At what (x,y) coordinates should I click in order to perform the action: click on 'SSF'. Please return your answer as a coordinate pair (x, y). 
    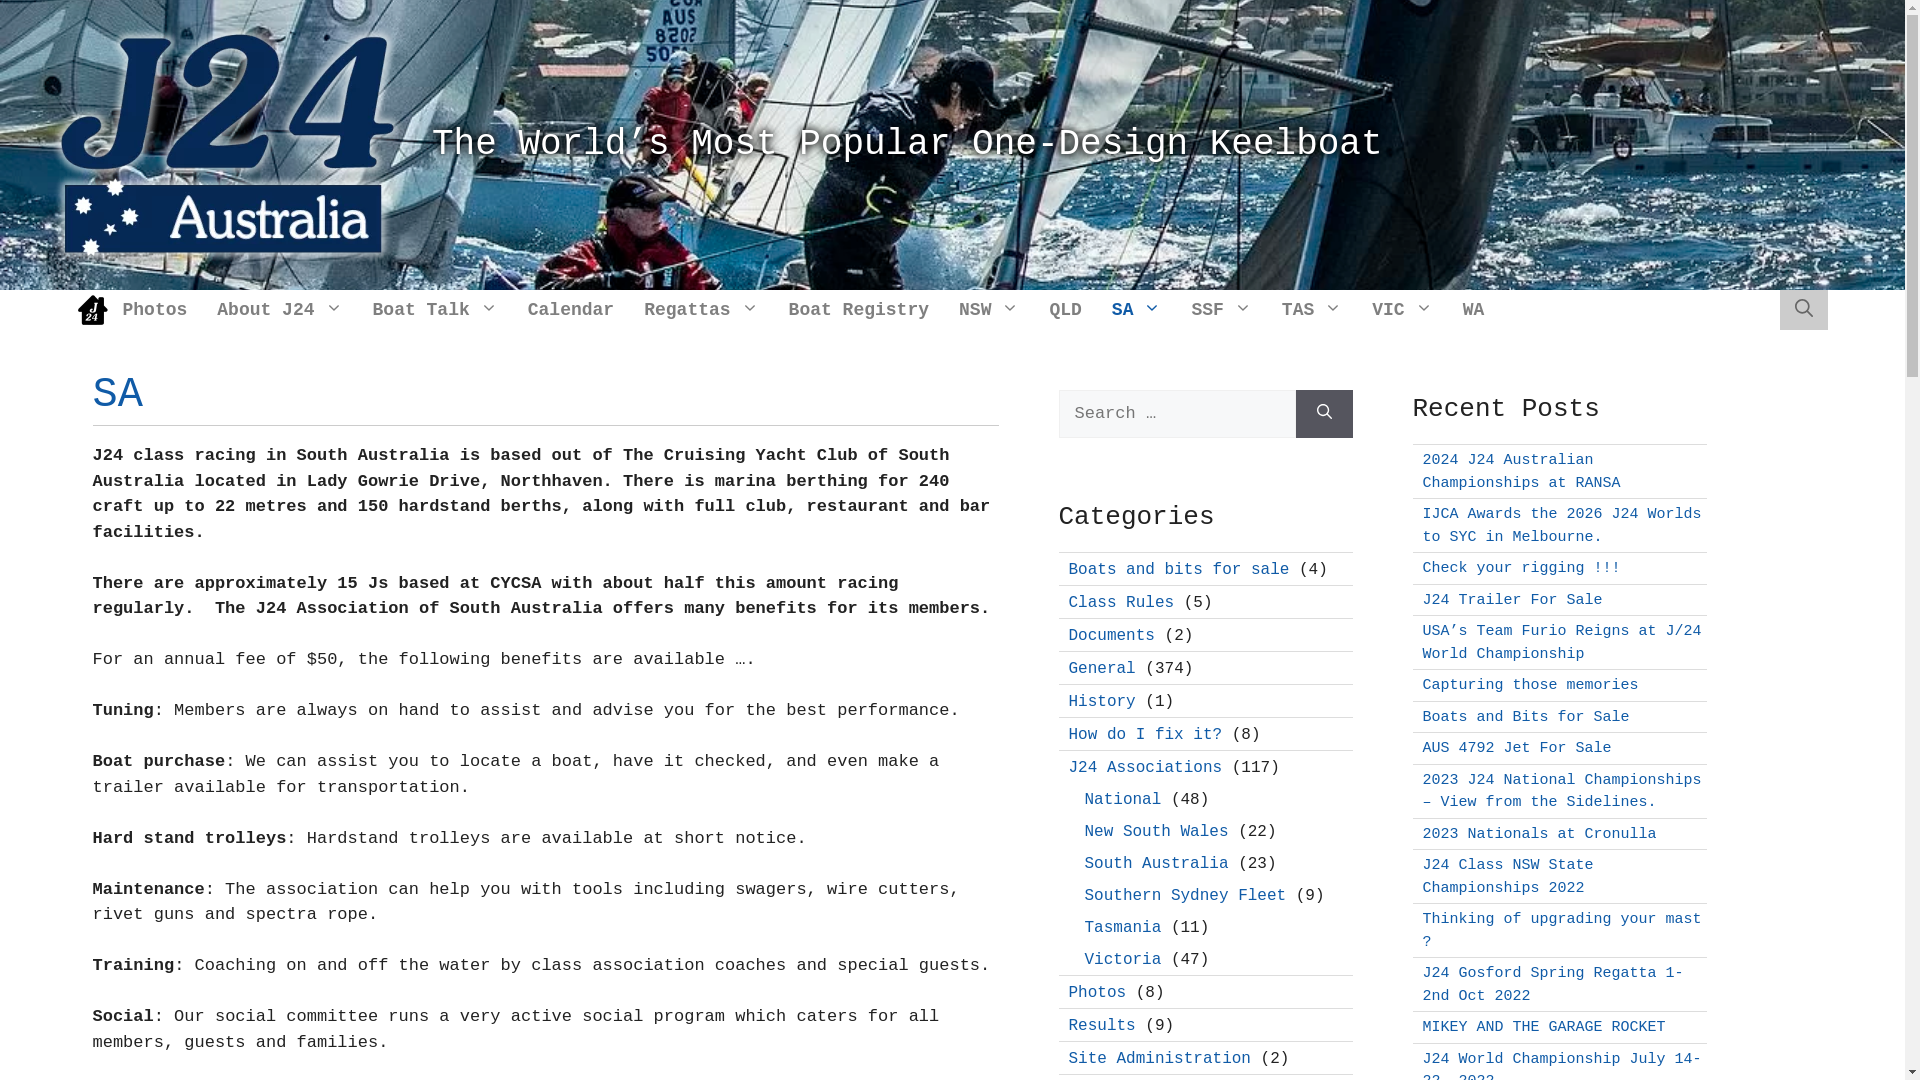
    Looking at the image, I should click on (1219, 309).